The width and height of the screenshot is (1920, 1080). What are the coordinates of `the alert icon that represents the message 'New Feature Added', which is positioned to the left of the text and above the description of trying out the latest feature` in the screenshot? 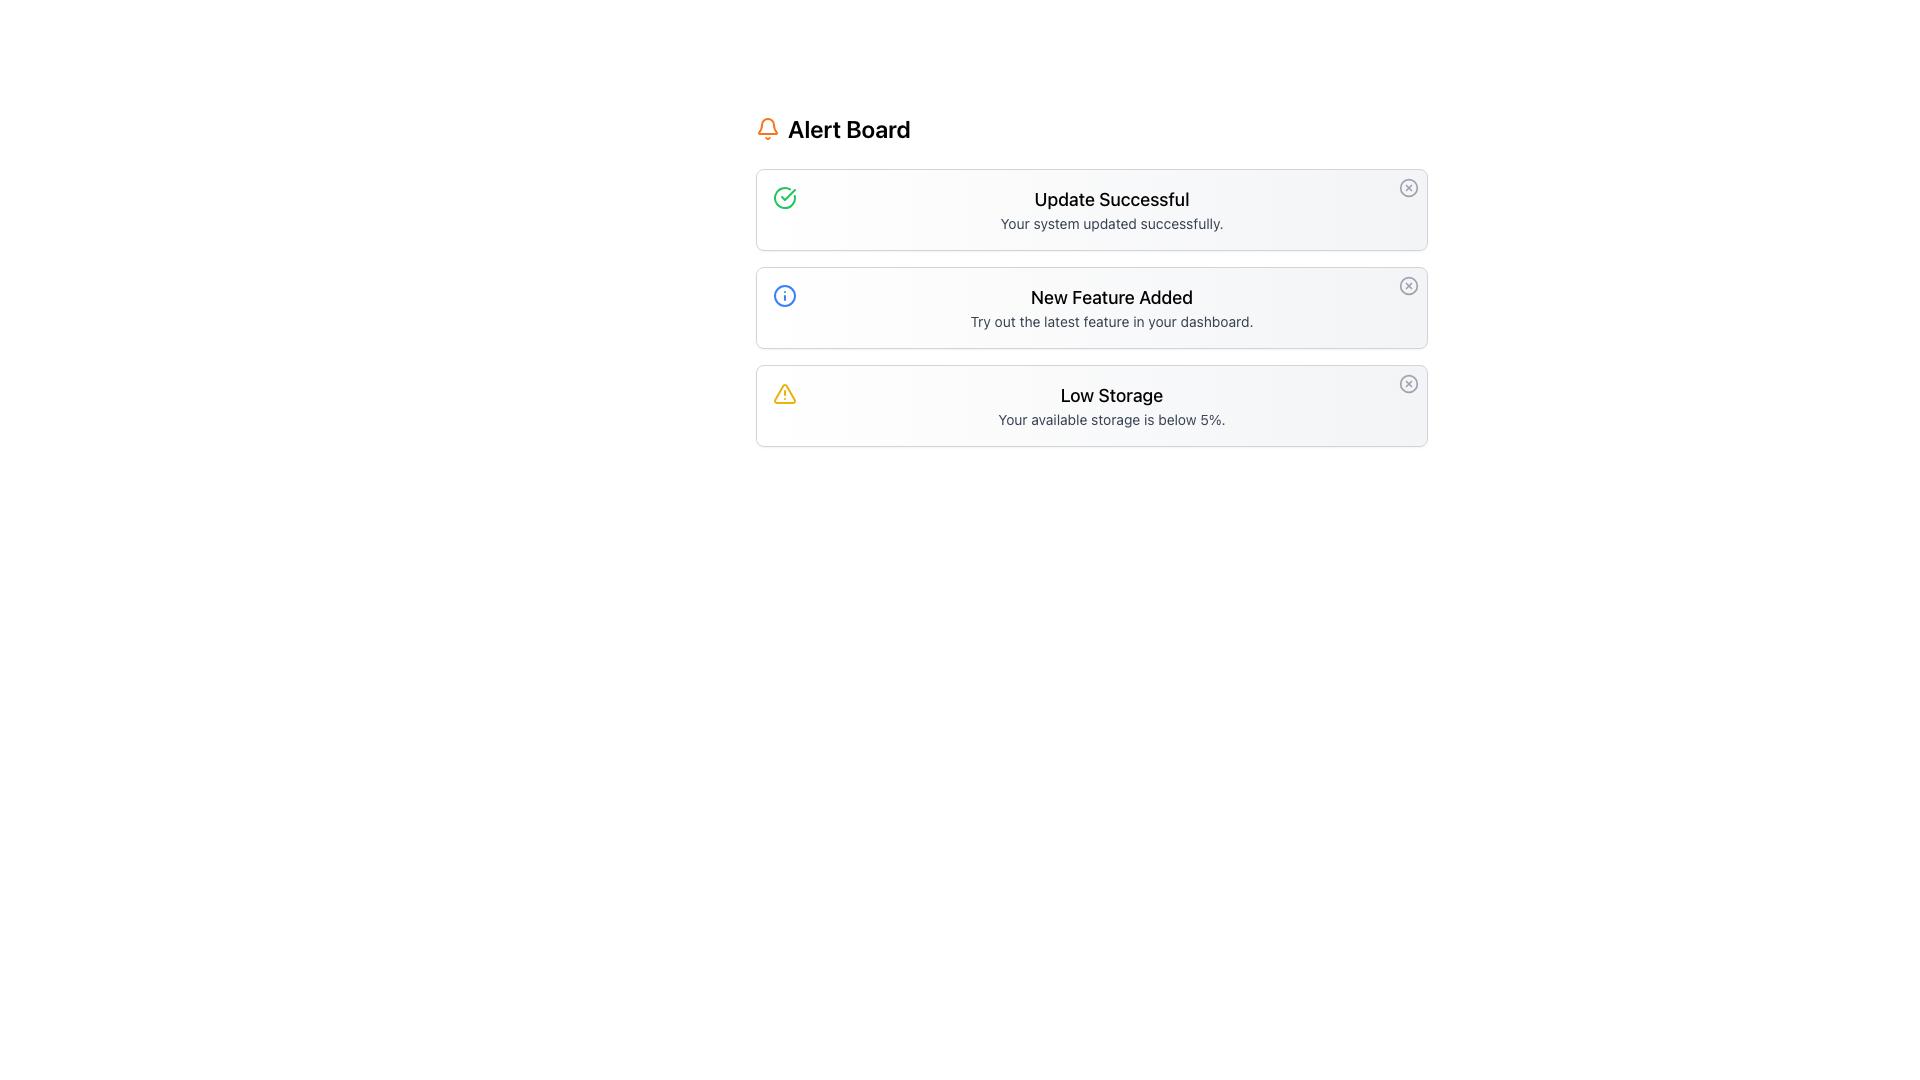 It's located at (784, 296).